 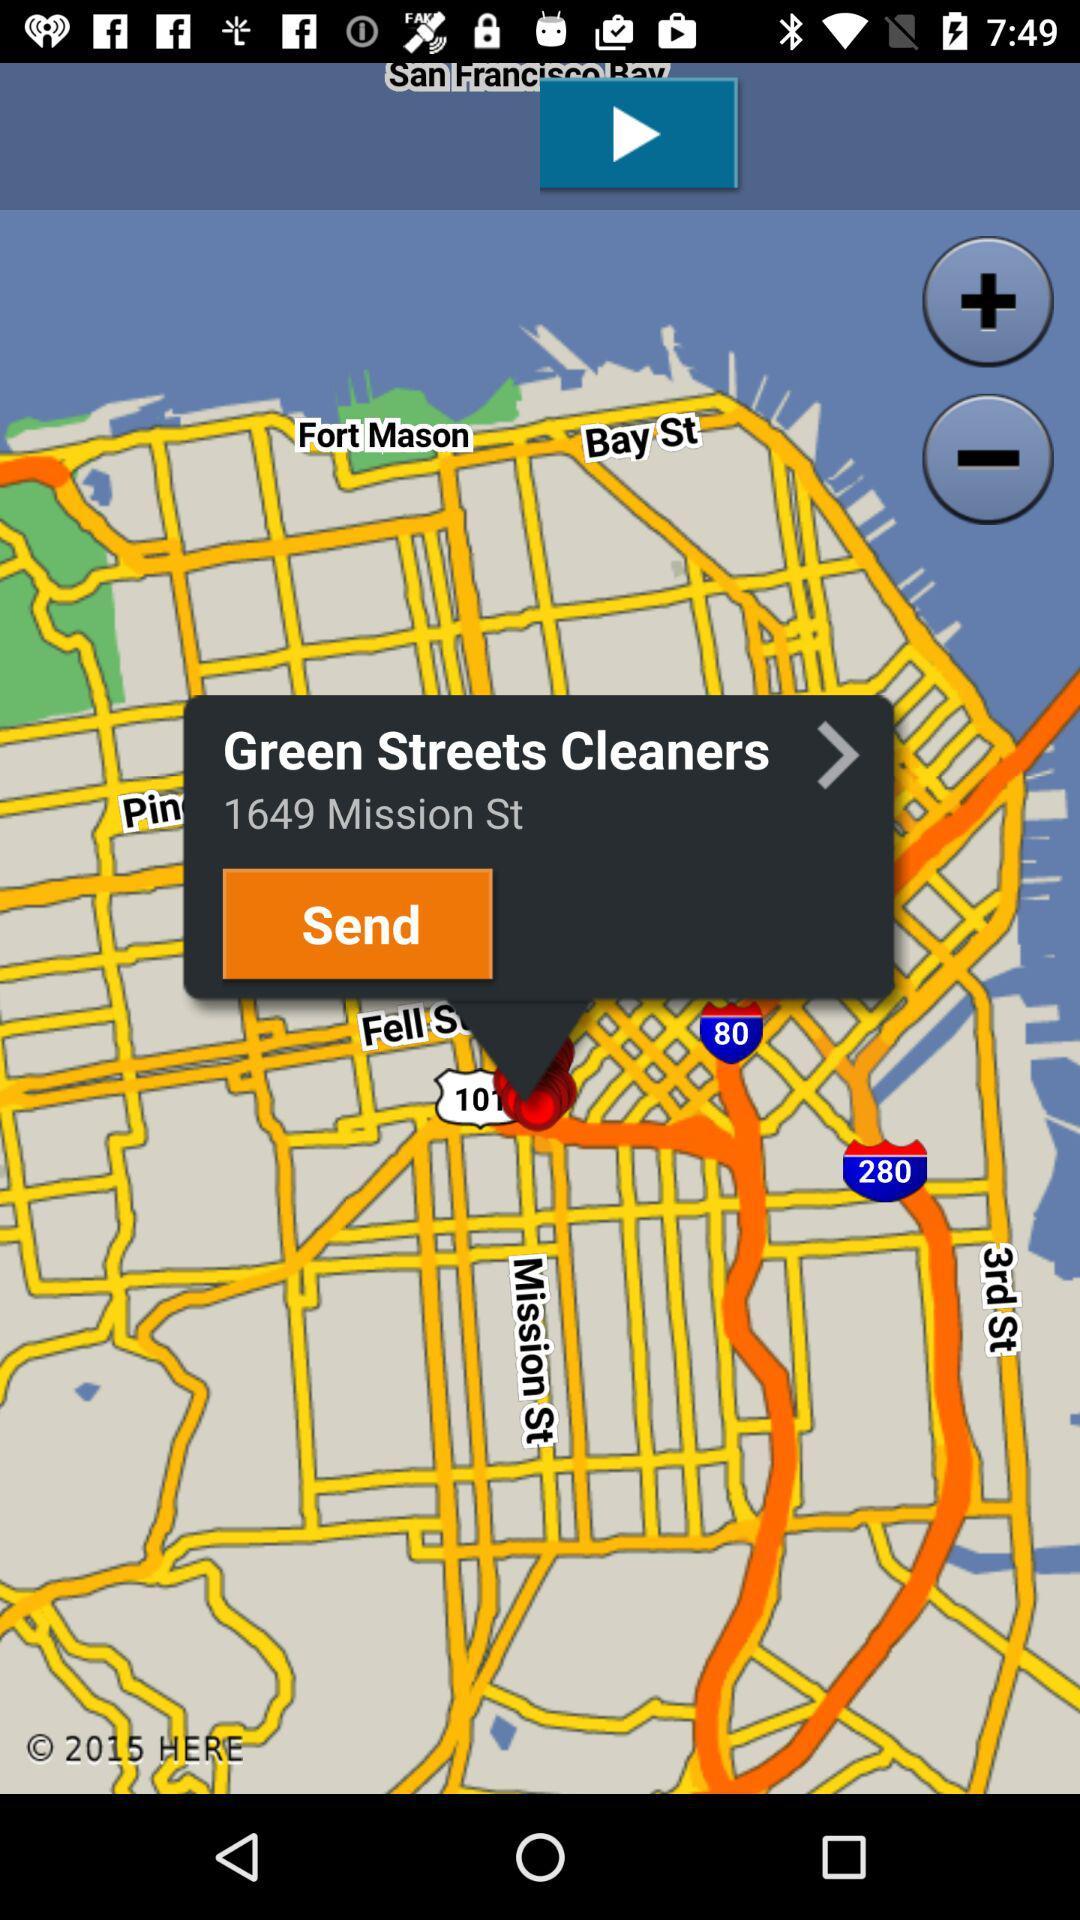 I want to click on the zoom_out icon, so click(x=987, y=458).